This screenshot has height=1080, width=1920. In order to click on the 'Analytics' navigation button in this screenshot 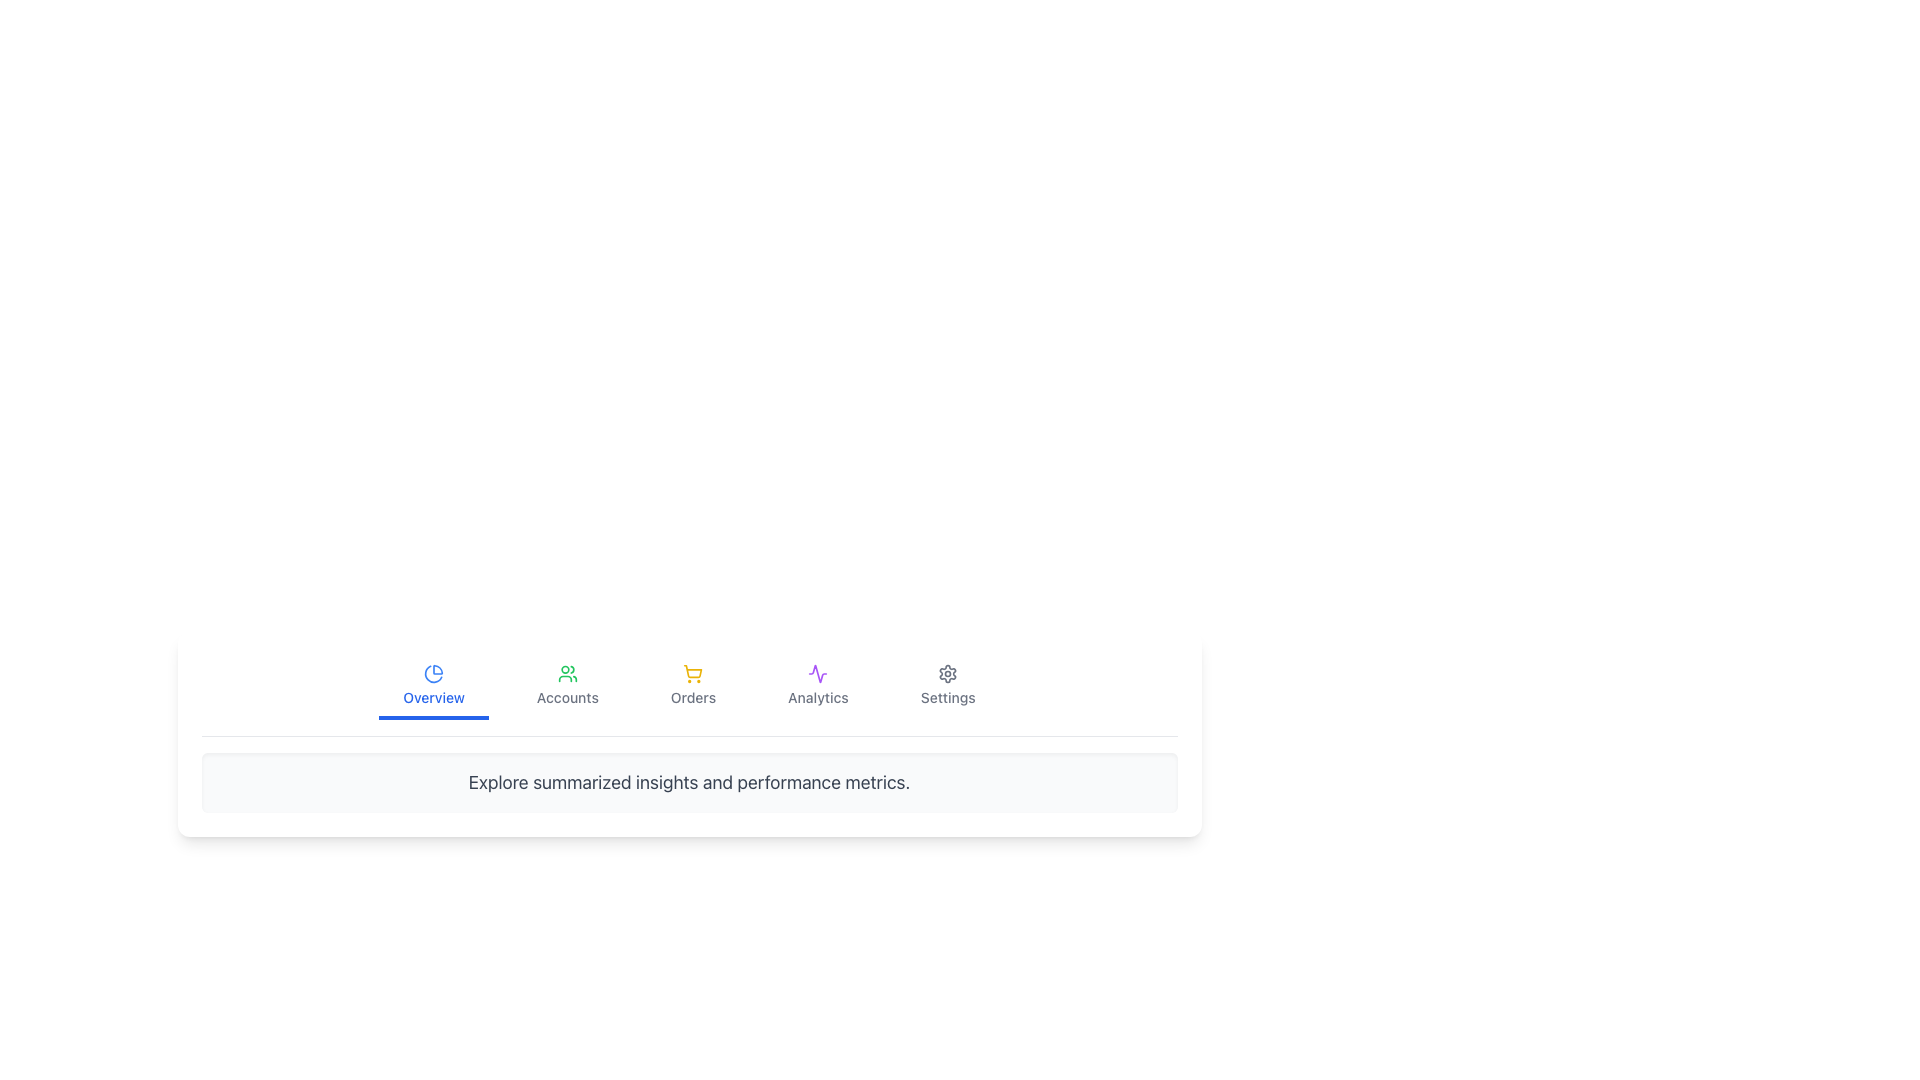, I will do `click(818, 686)`.